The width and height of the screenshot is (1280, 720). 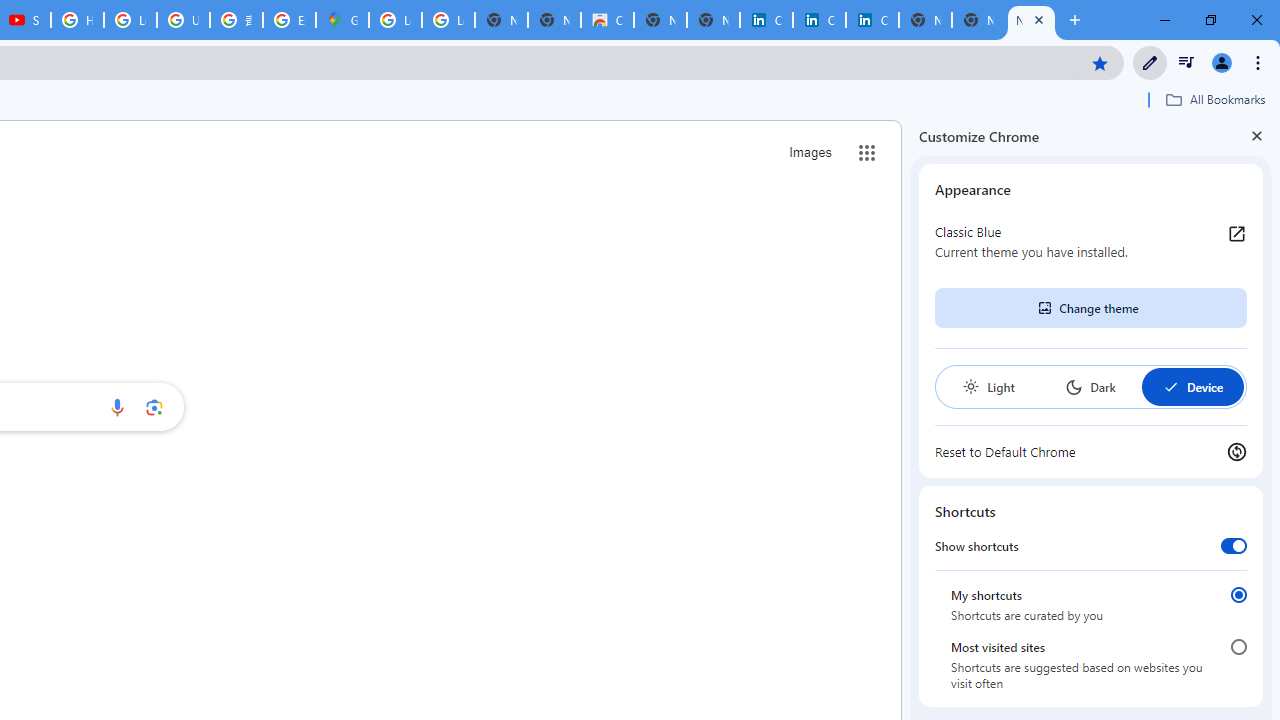 What do you see at coordinates (1089, 308) in the screenshot?
I see `'Change theme'` at bounding box center [1089, 308].